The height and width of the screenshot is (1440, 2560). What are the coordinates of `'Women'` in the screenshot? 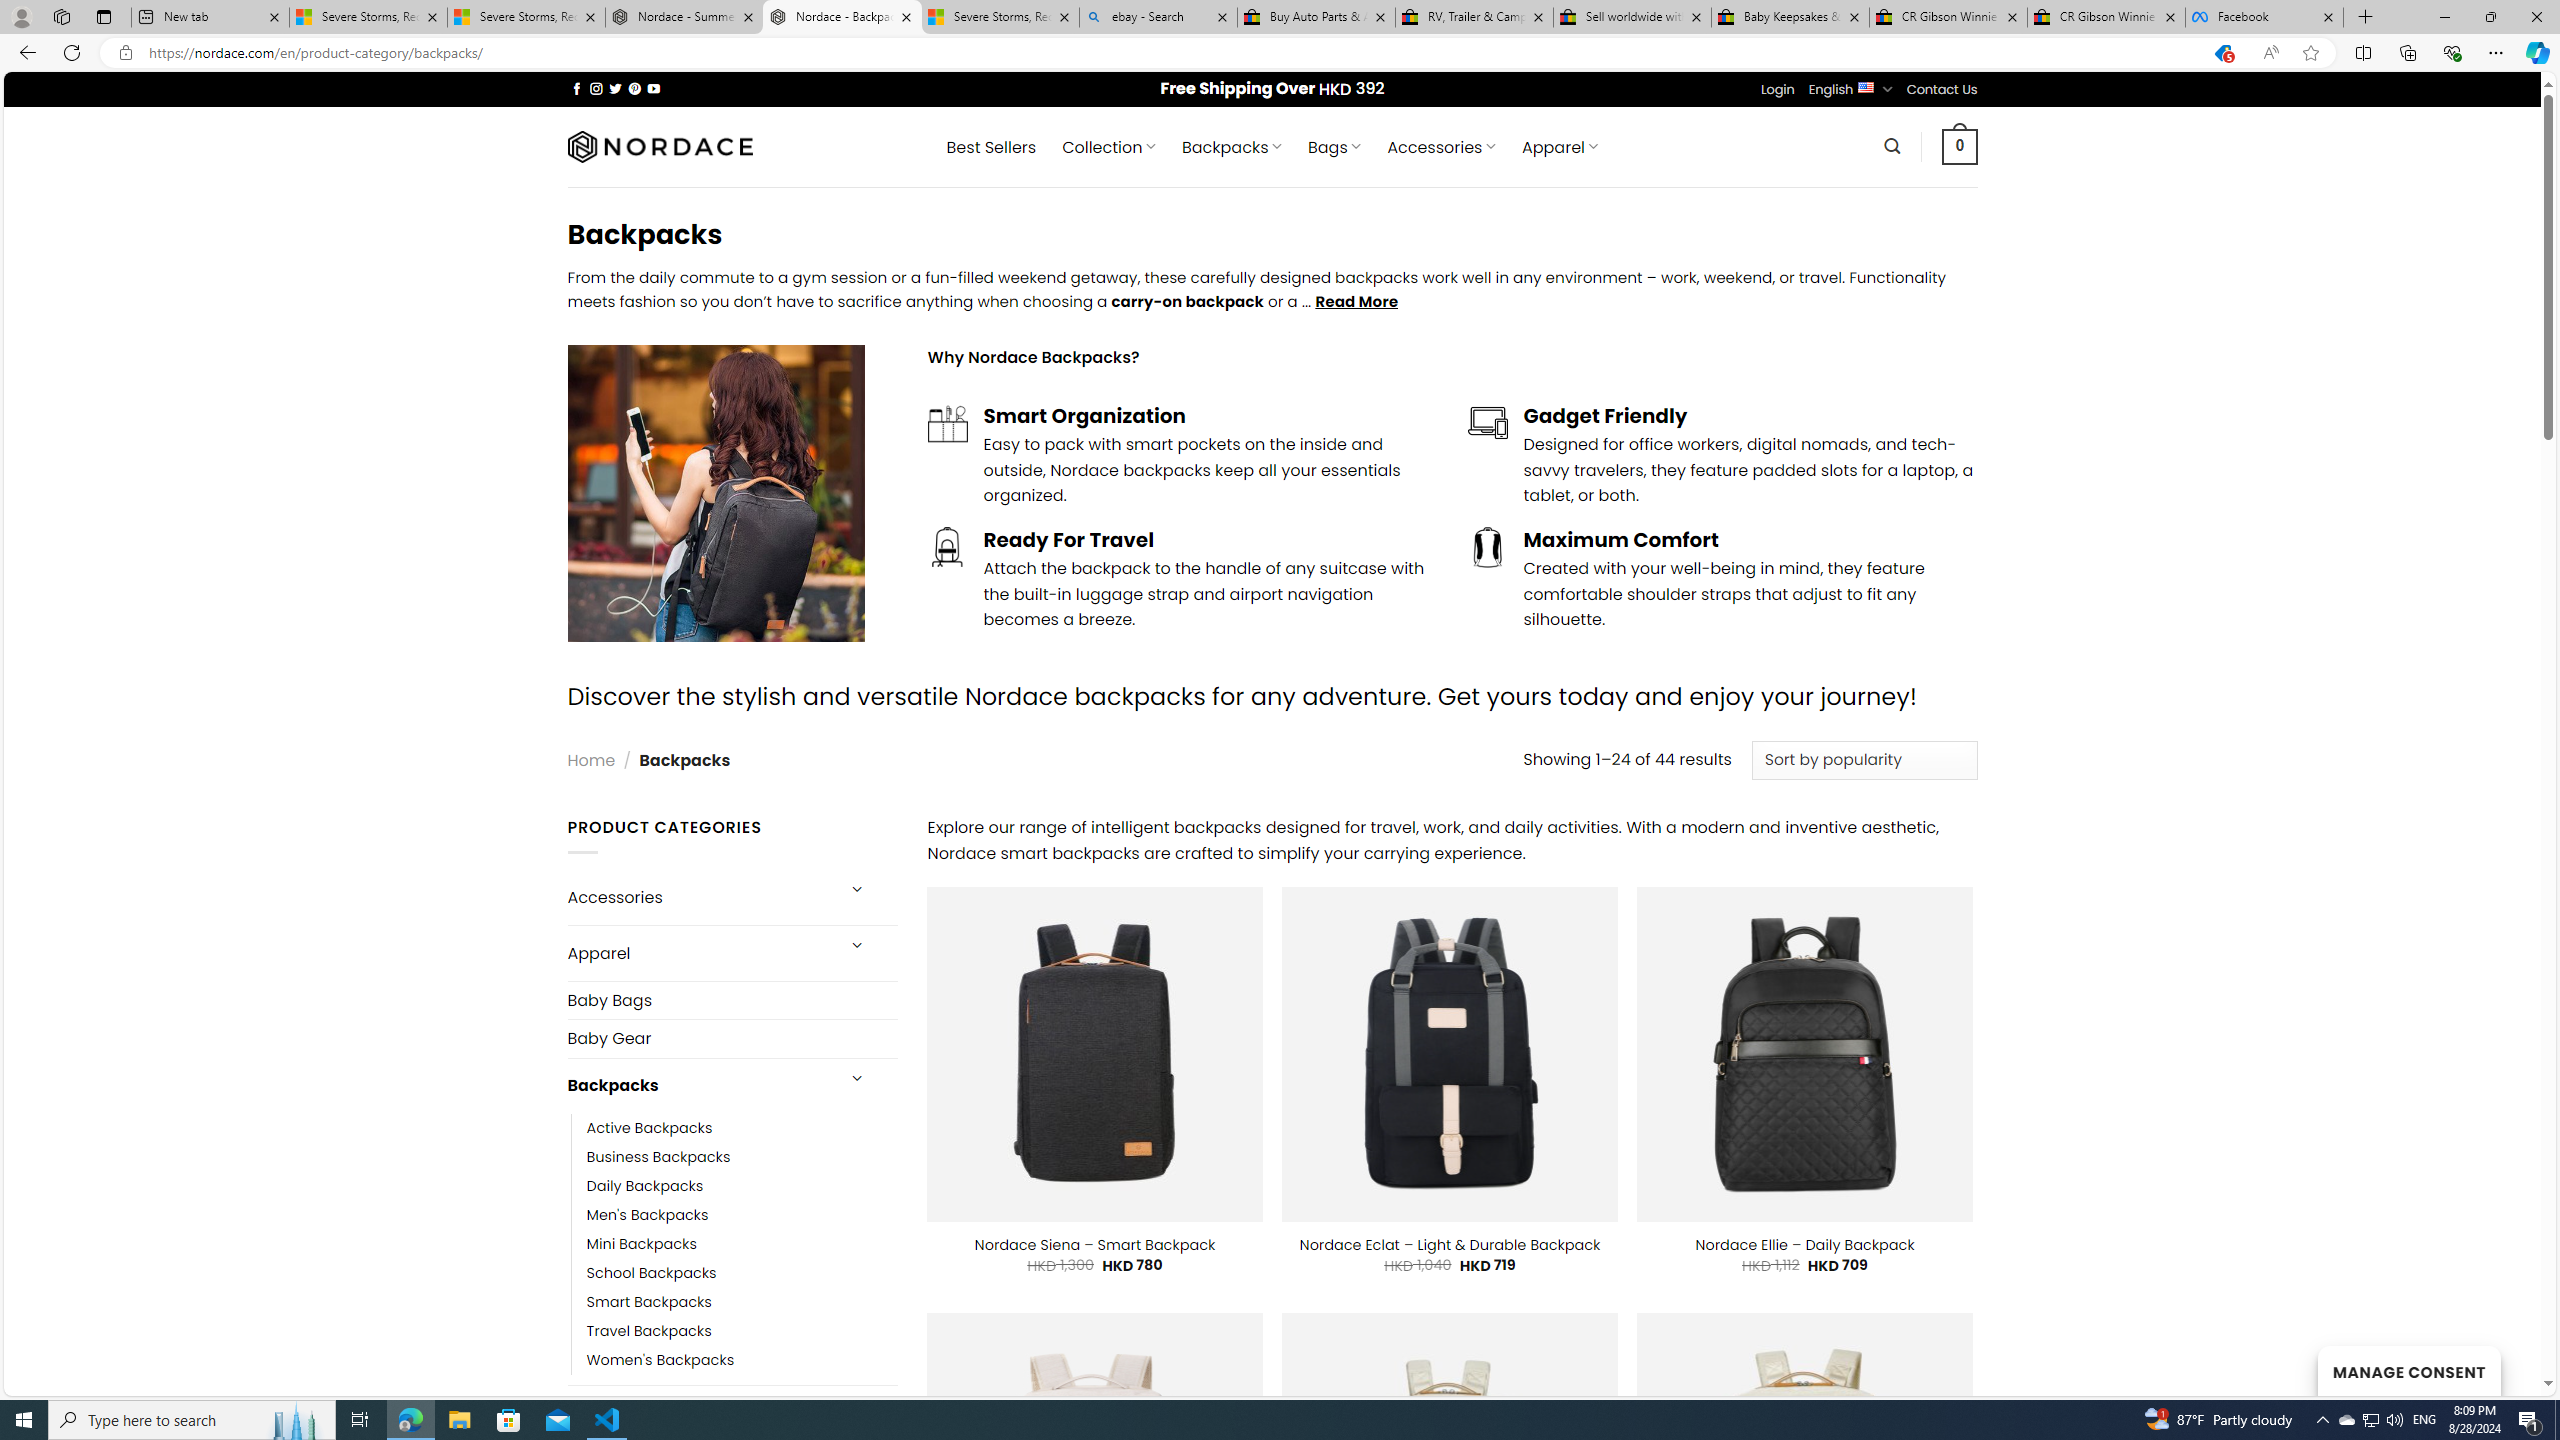 It's located at (660, 1359).